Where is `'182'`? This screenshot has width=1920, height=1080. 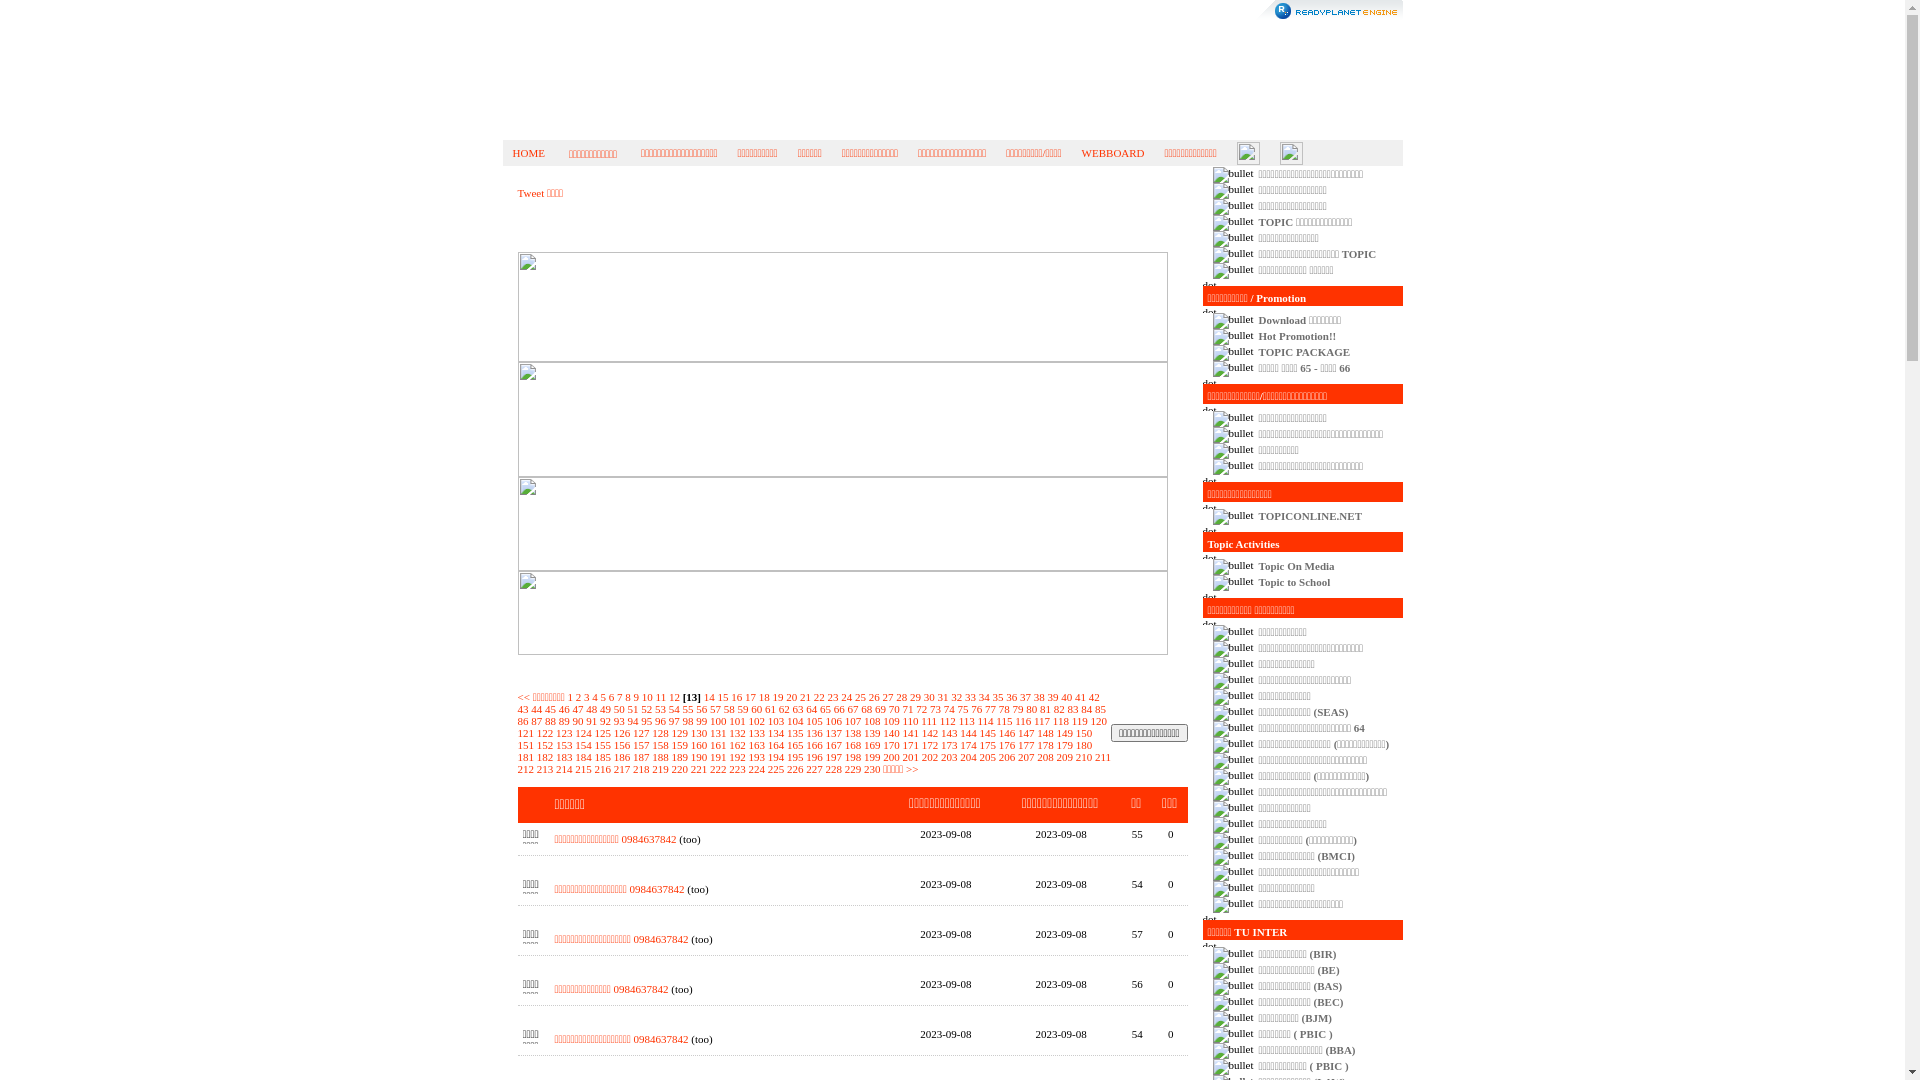 '182' is located at coordinates (545, 756).